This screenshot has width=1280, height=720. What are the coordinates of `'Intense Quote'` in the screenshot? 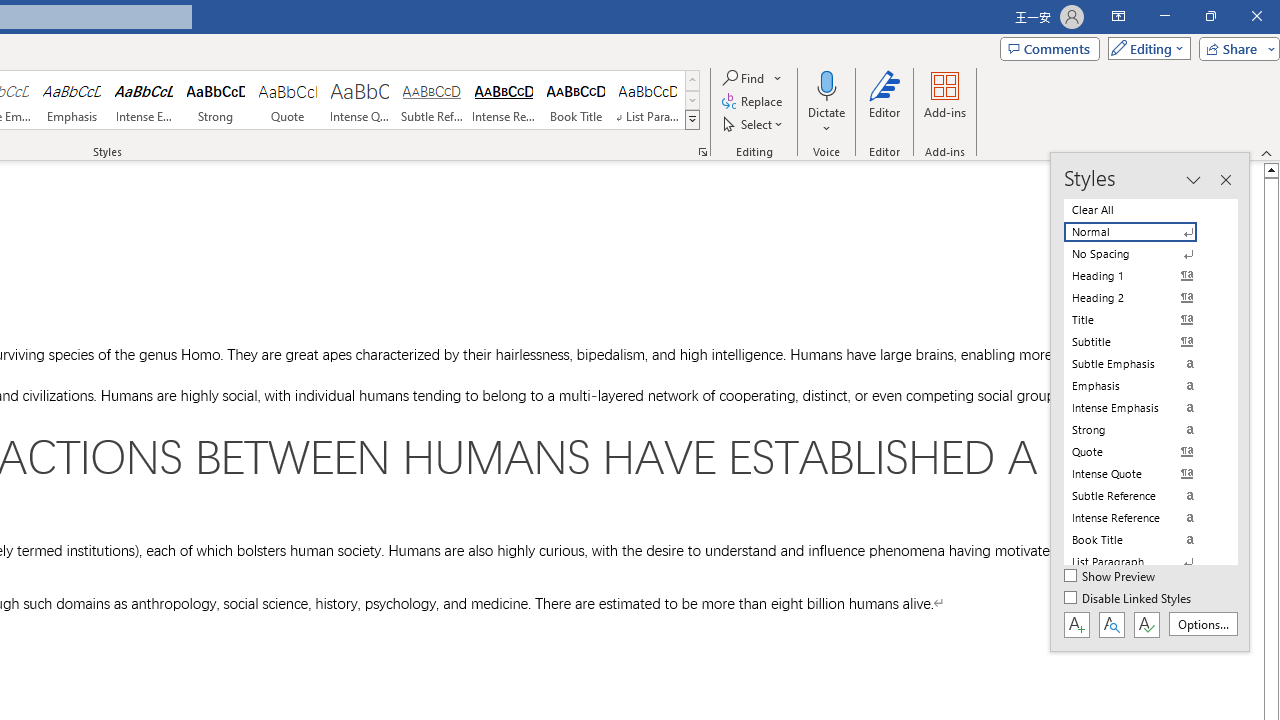 It's located at (359, 100).